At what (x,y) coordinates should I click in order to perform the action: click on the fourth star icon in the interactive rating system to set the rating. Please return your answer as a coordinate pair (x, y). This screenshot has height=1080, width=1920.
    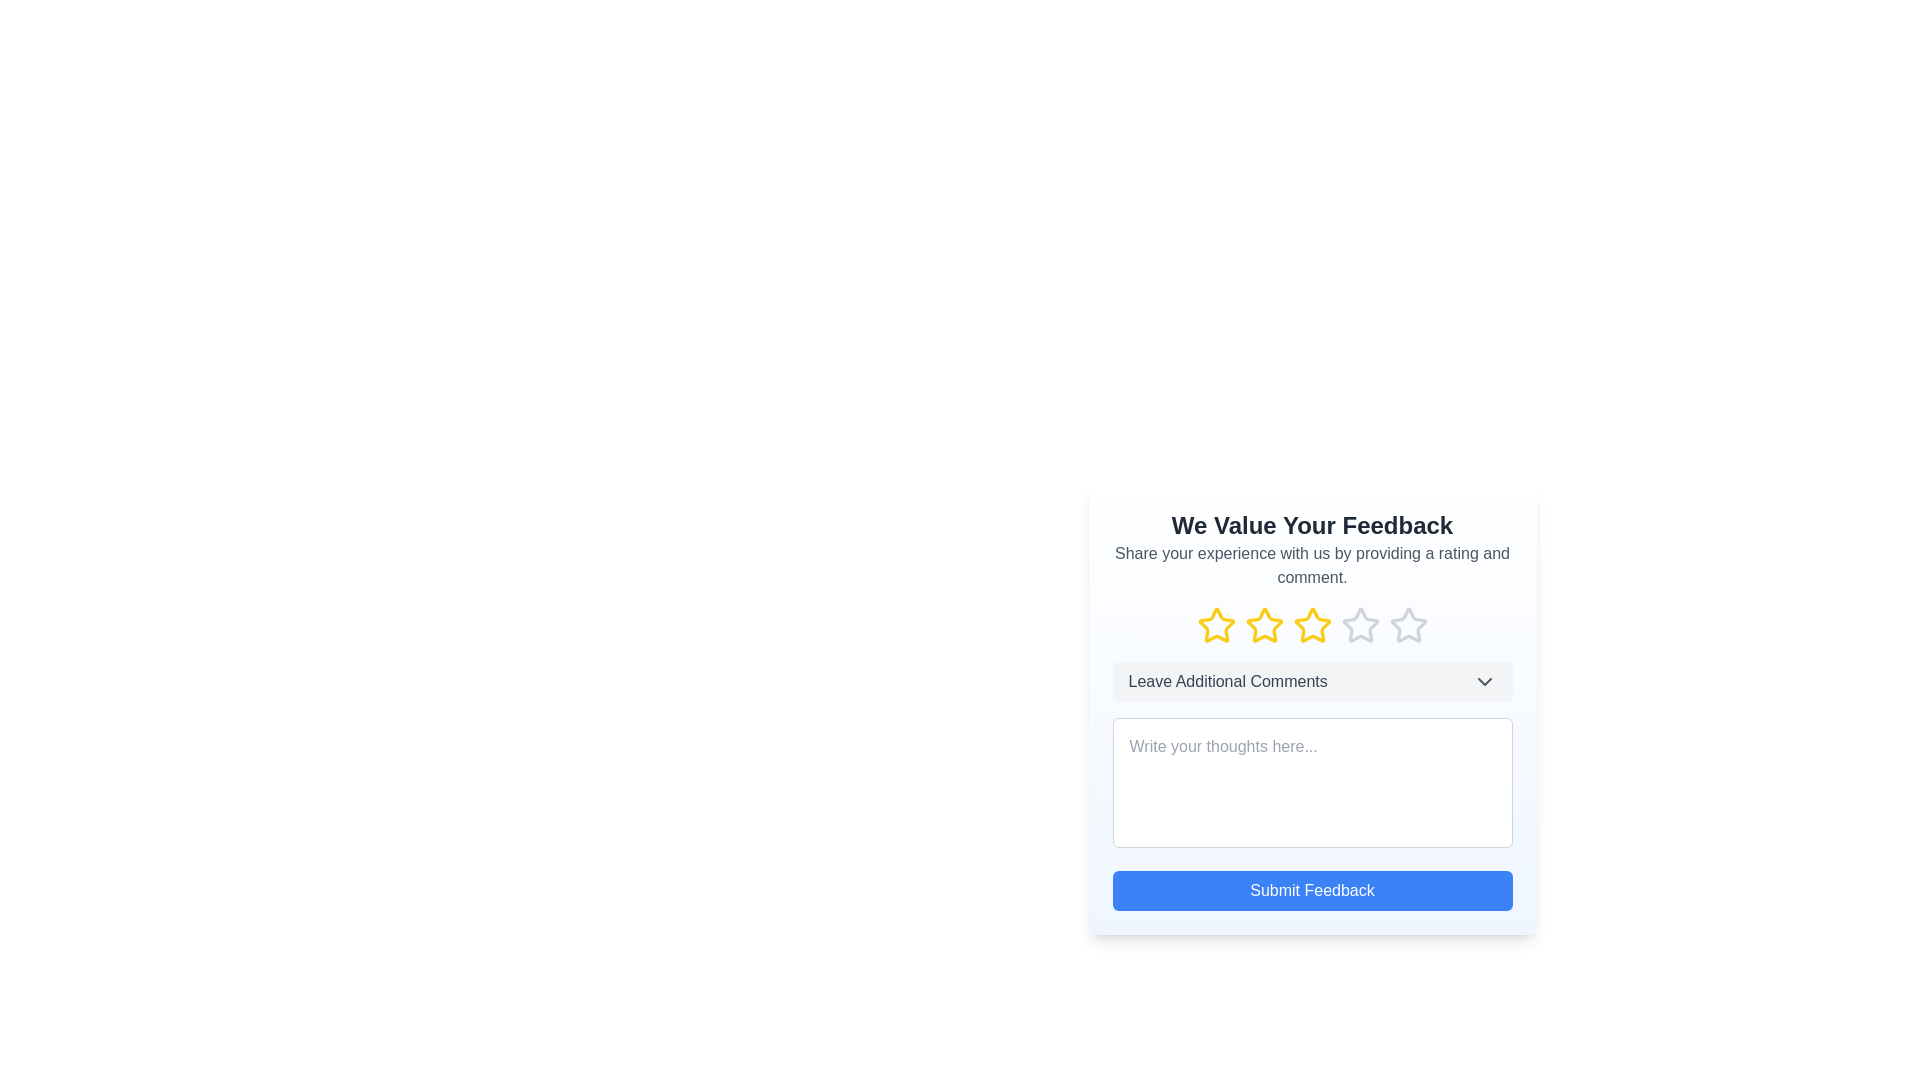
    Looking at the image, I should click on (1312, 624).